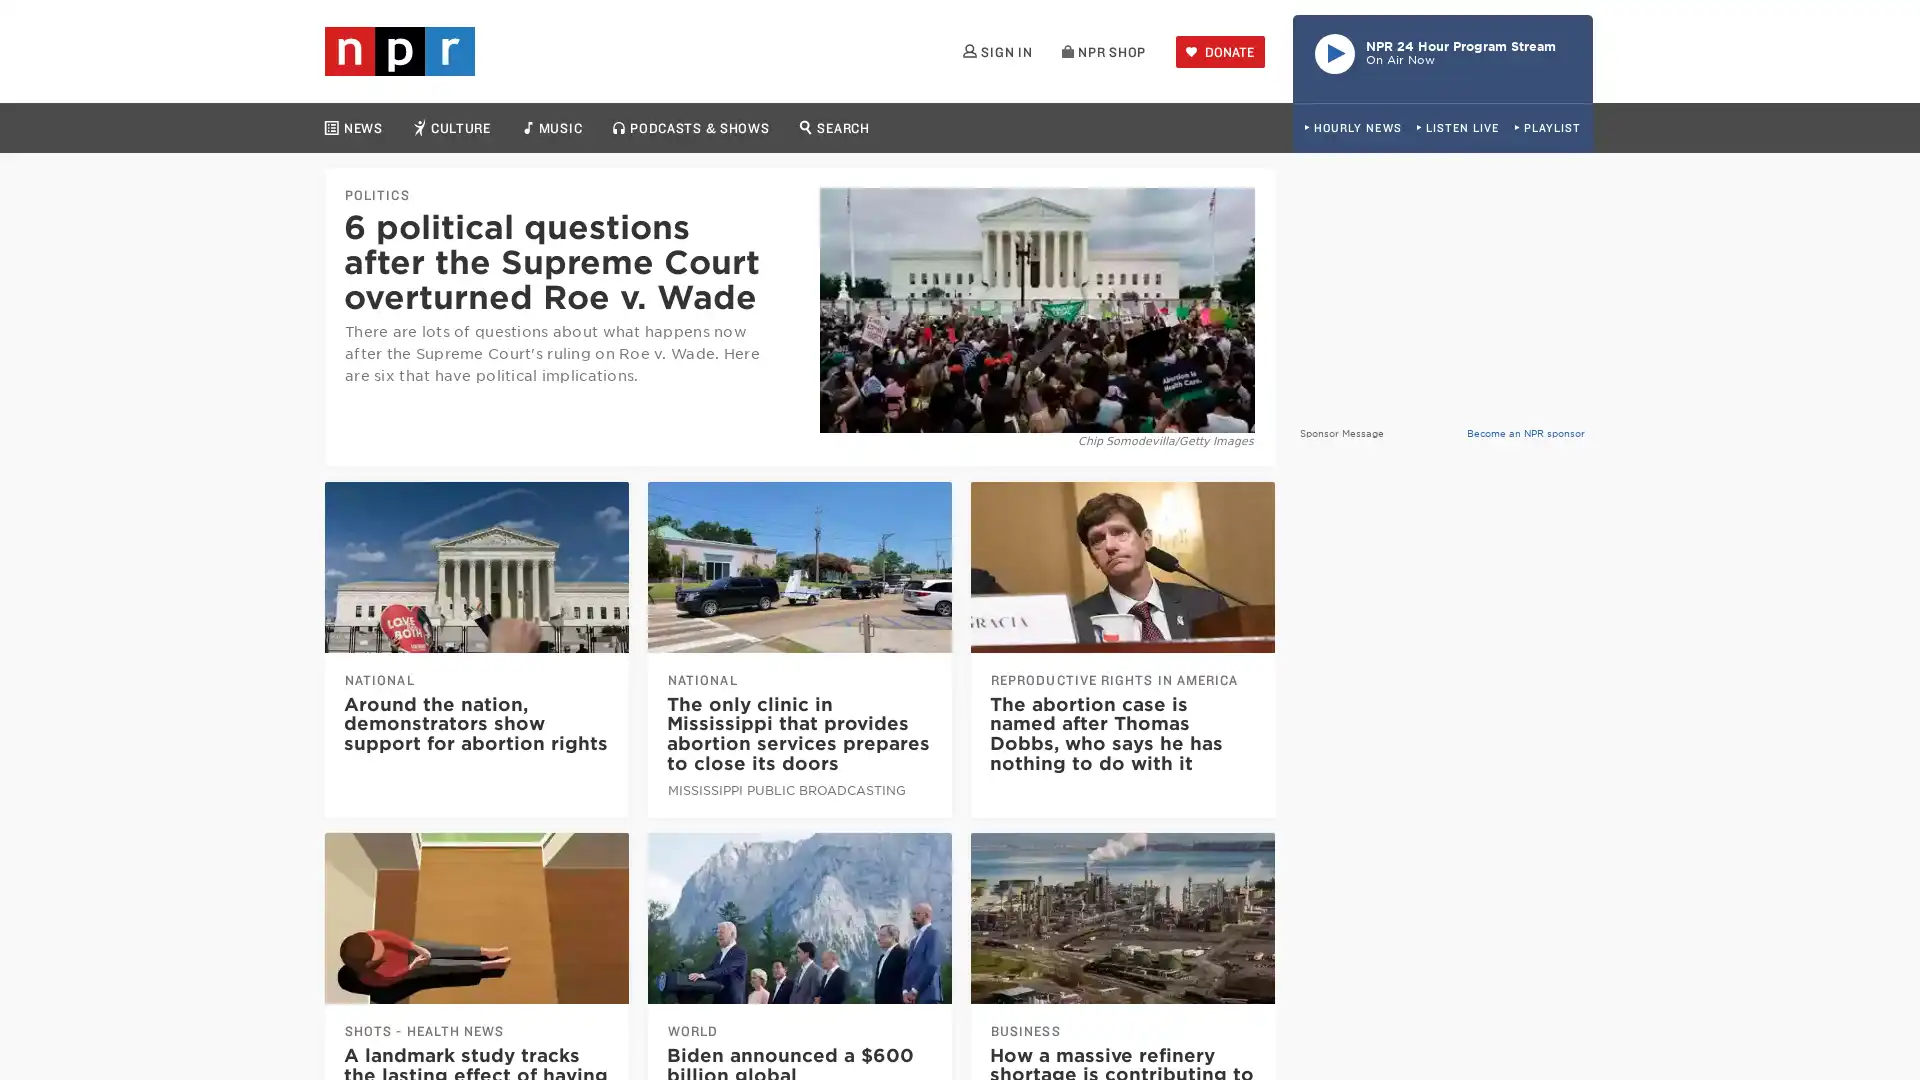 This screenshot has height=1080, width=1920. What do you see at coordinates (1546, 128) in the screenshot?
I see `PLAYLIST` at bounding box center [1546, 128].